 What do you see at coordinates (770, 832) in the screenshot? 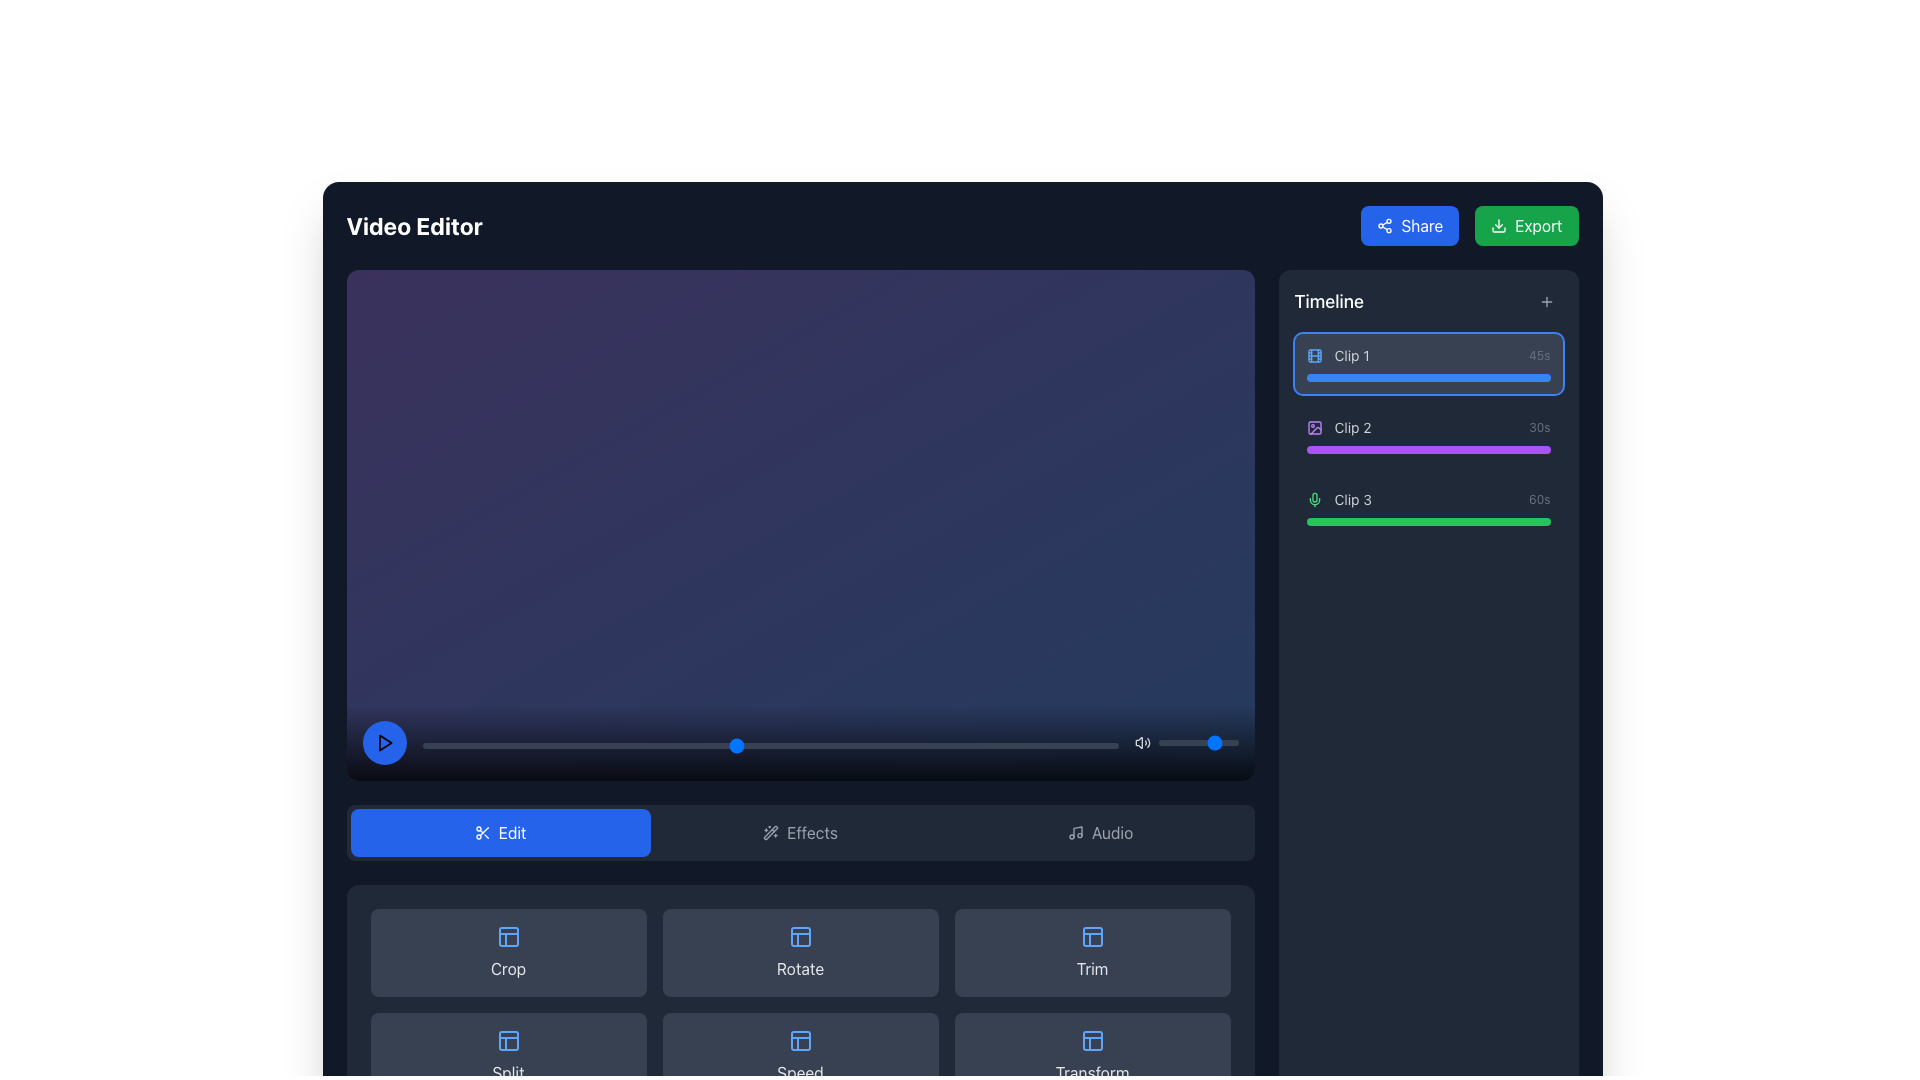
I see `the decorative 'magic wand' icon located in the top right corner of the interface, between 'Effects' and 'Audio'` at bounding box center [770, 832].